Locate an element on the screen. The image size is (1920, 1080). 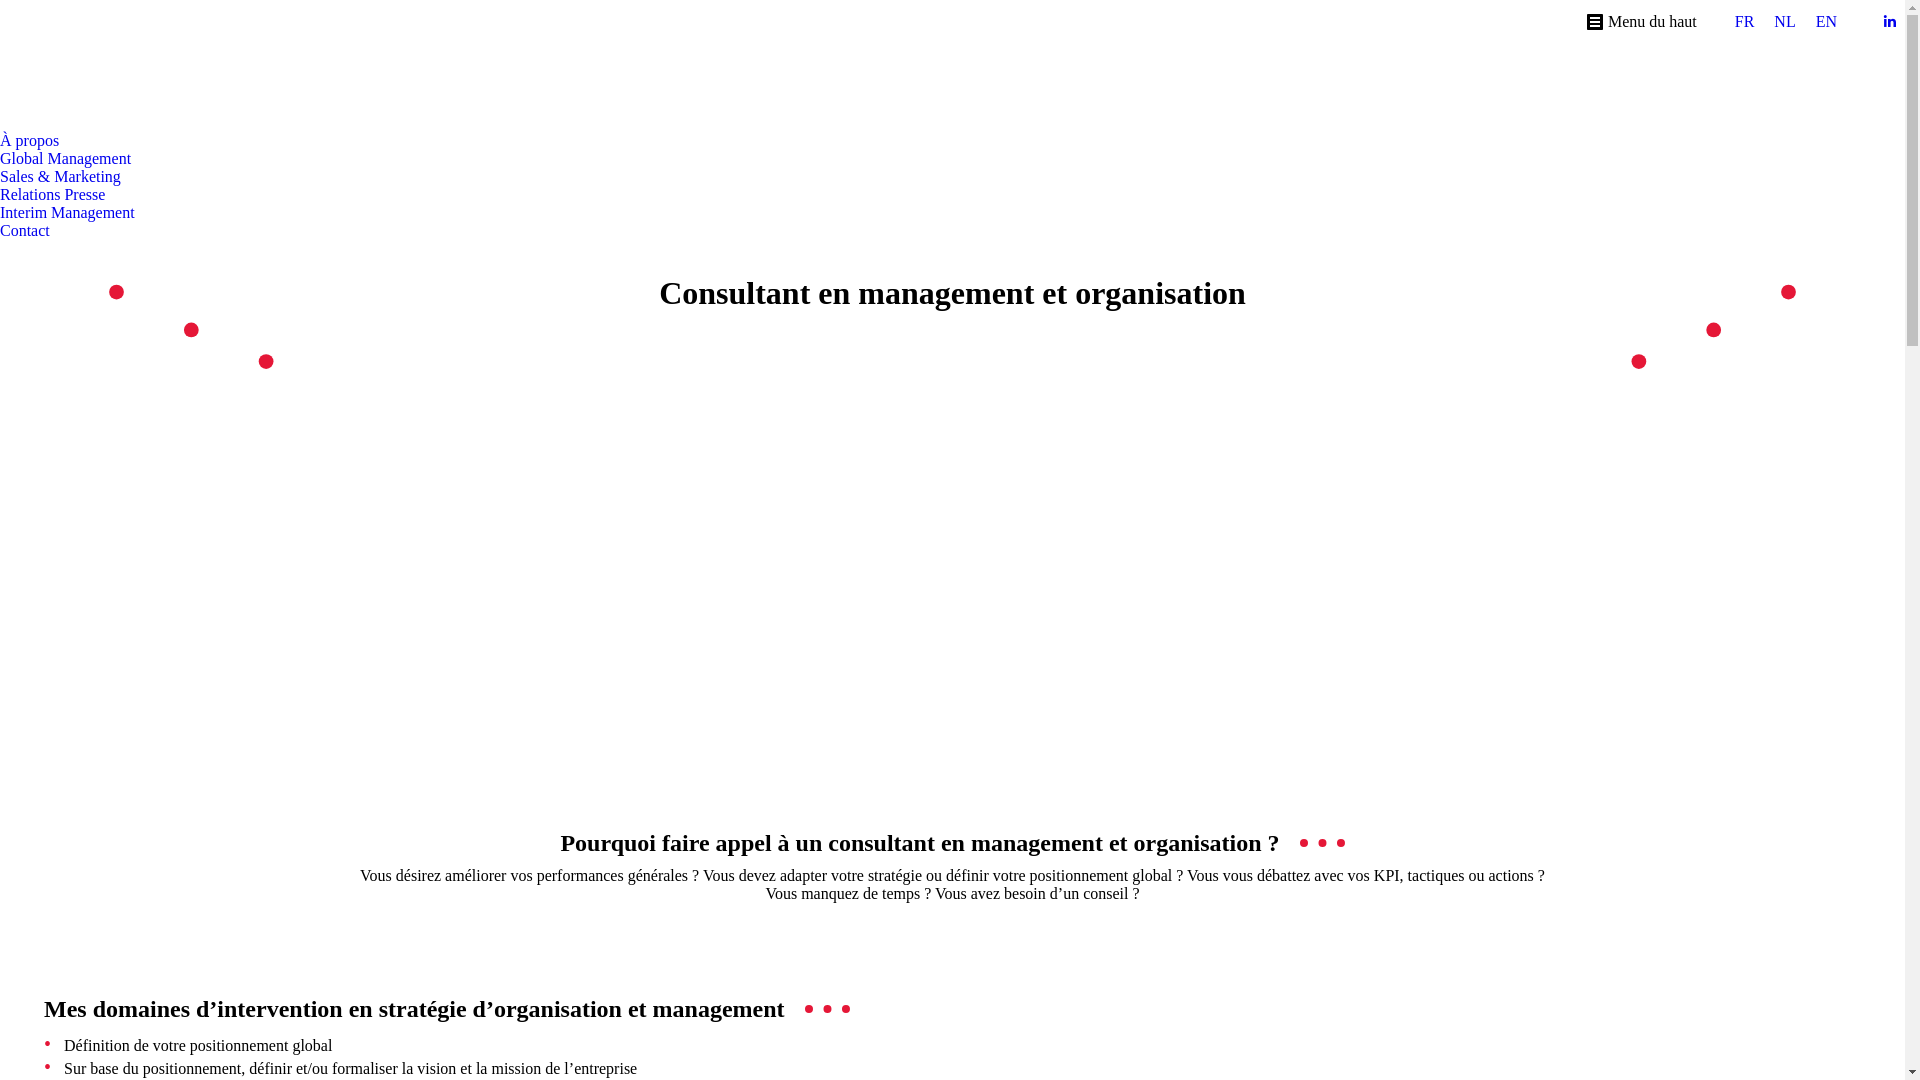
'Sales & Marketing' is located at coordinates (60, 176).